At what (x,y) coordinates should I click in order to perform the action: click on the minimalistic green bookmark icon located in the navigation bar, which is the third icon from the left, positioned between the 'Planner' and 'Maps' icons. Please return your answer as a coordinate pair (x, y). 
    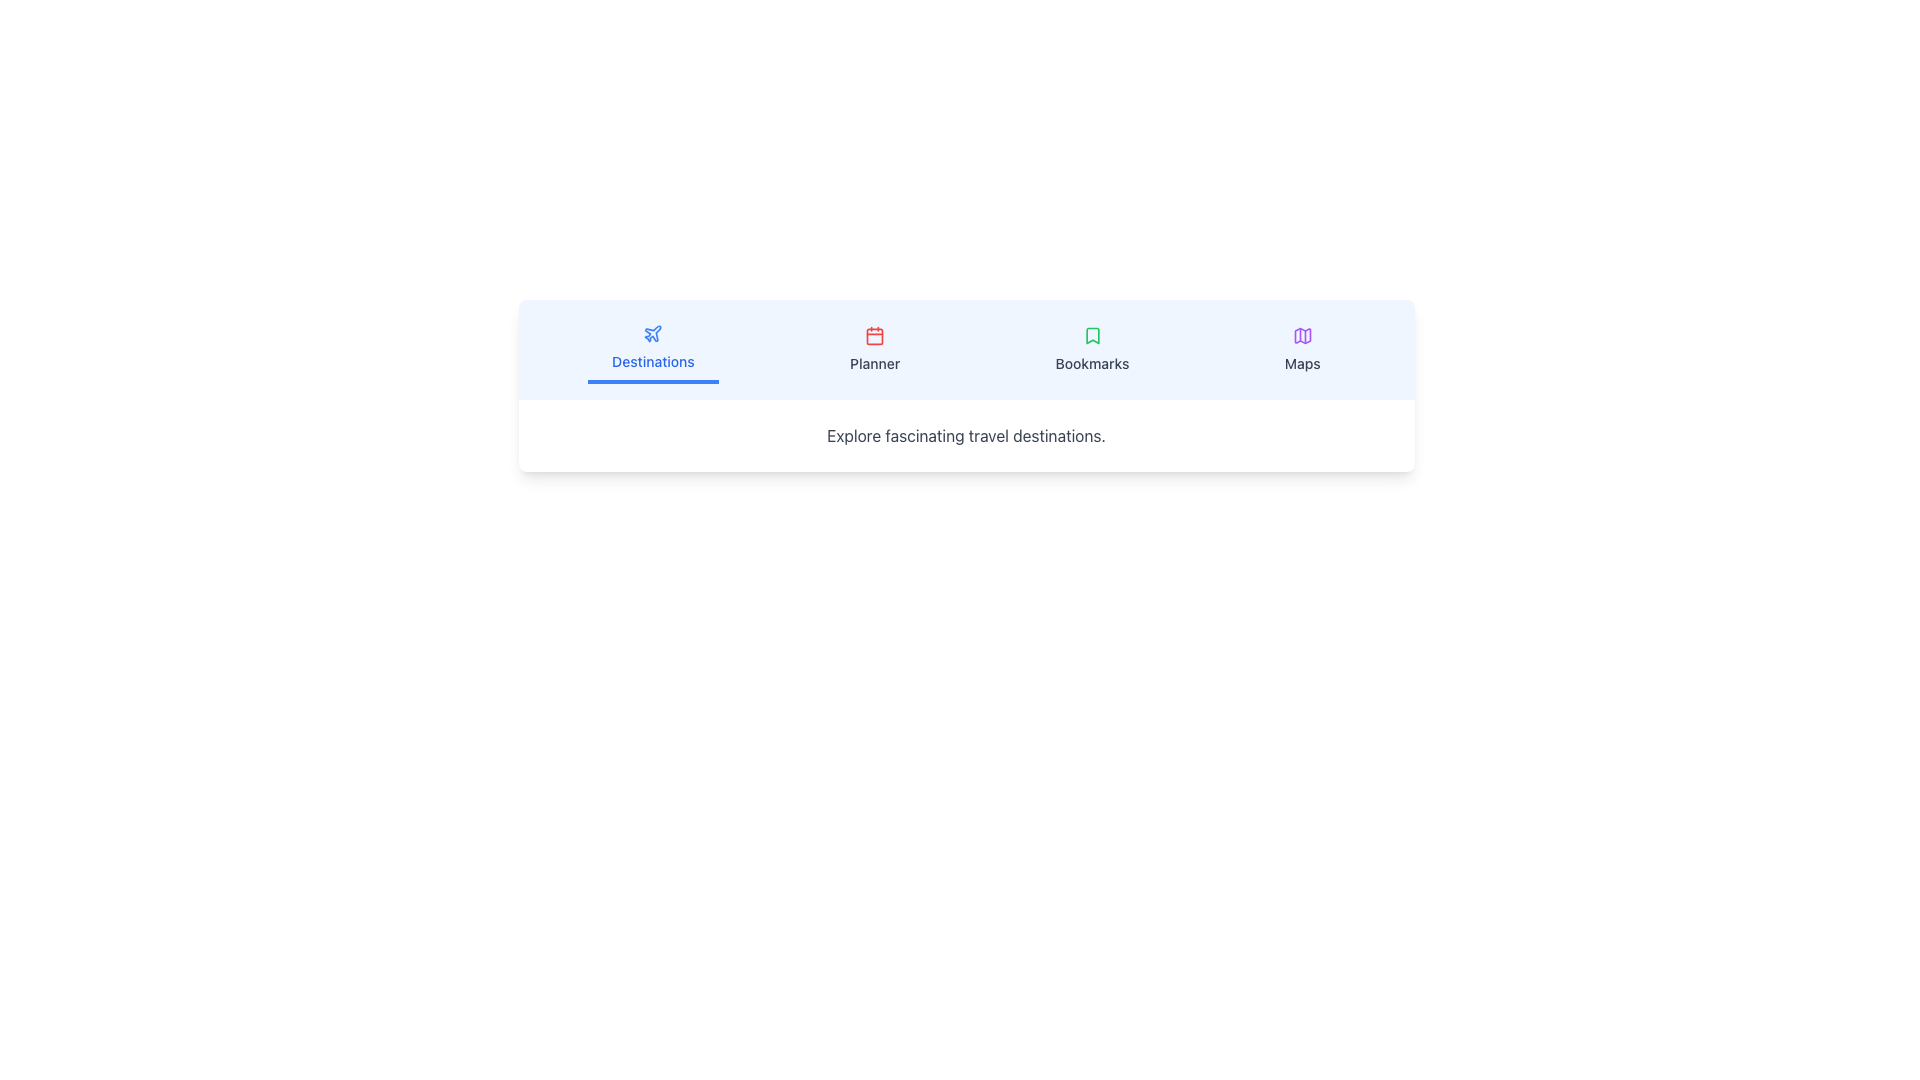
    Looking at the image, I should click on (1091, 334).